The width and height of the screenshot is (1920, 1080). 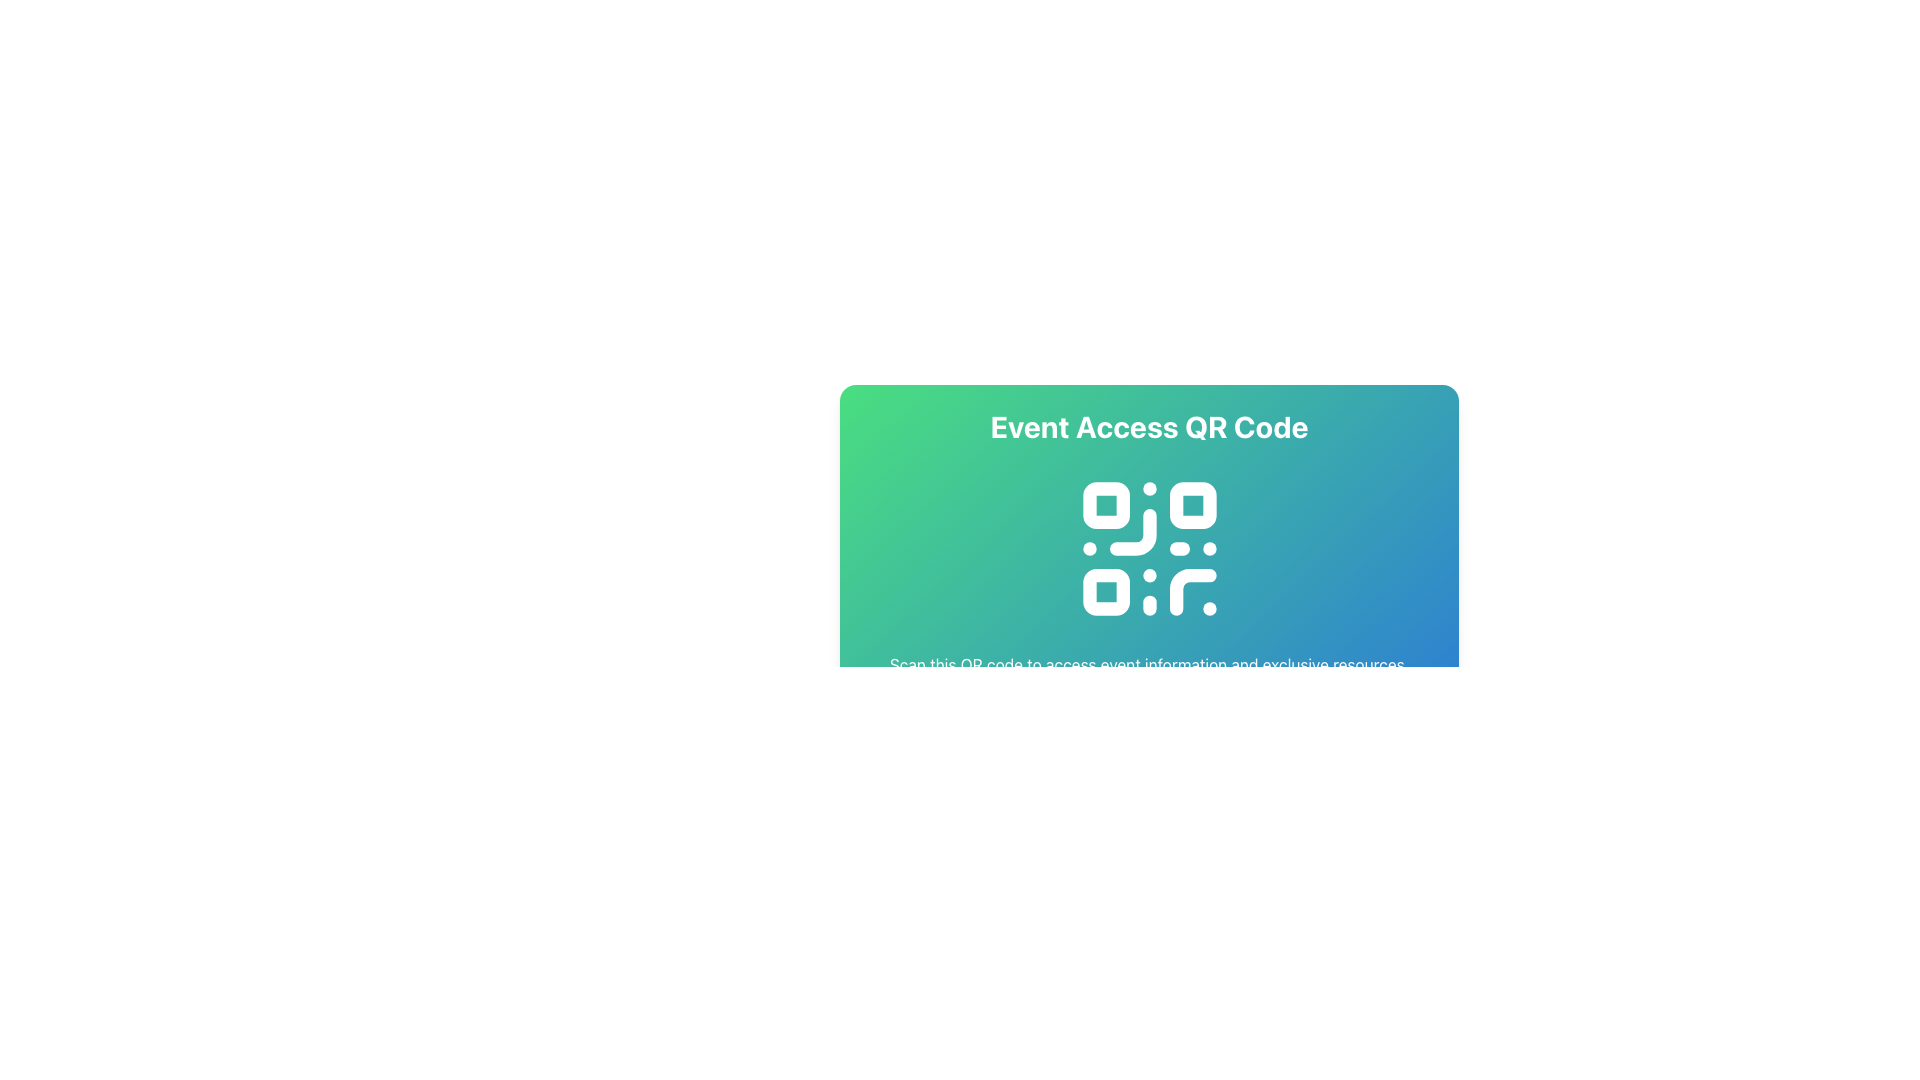 What do you see at coordinates (1105, 591) in the screenshot?
I see `the third rectangular element in the bottom-left quadrant of the QR code, which serves a decorative purpose` at bounding box center [1105, 591].